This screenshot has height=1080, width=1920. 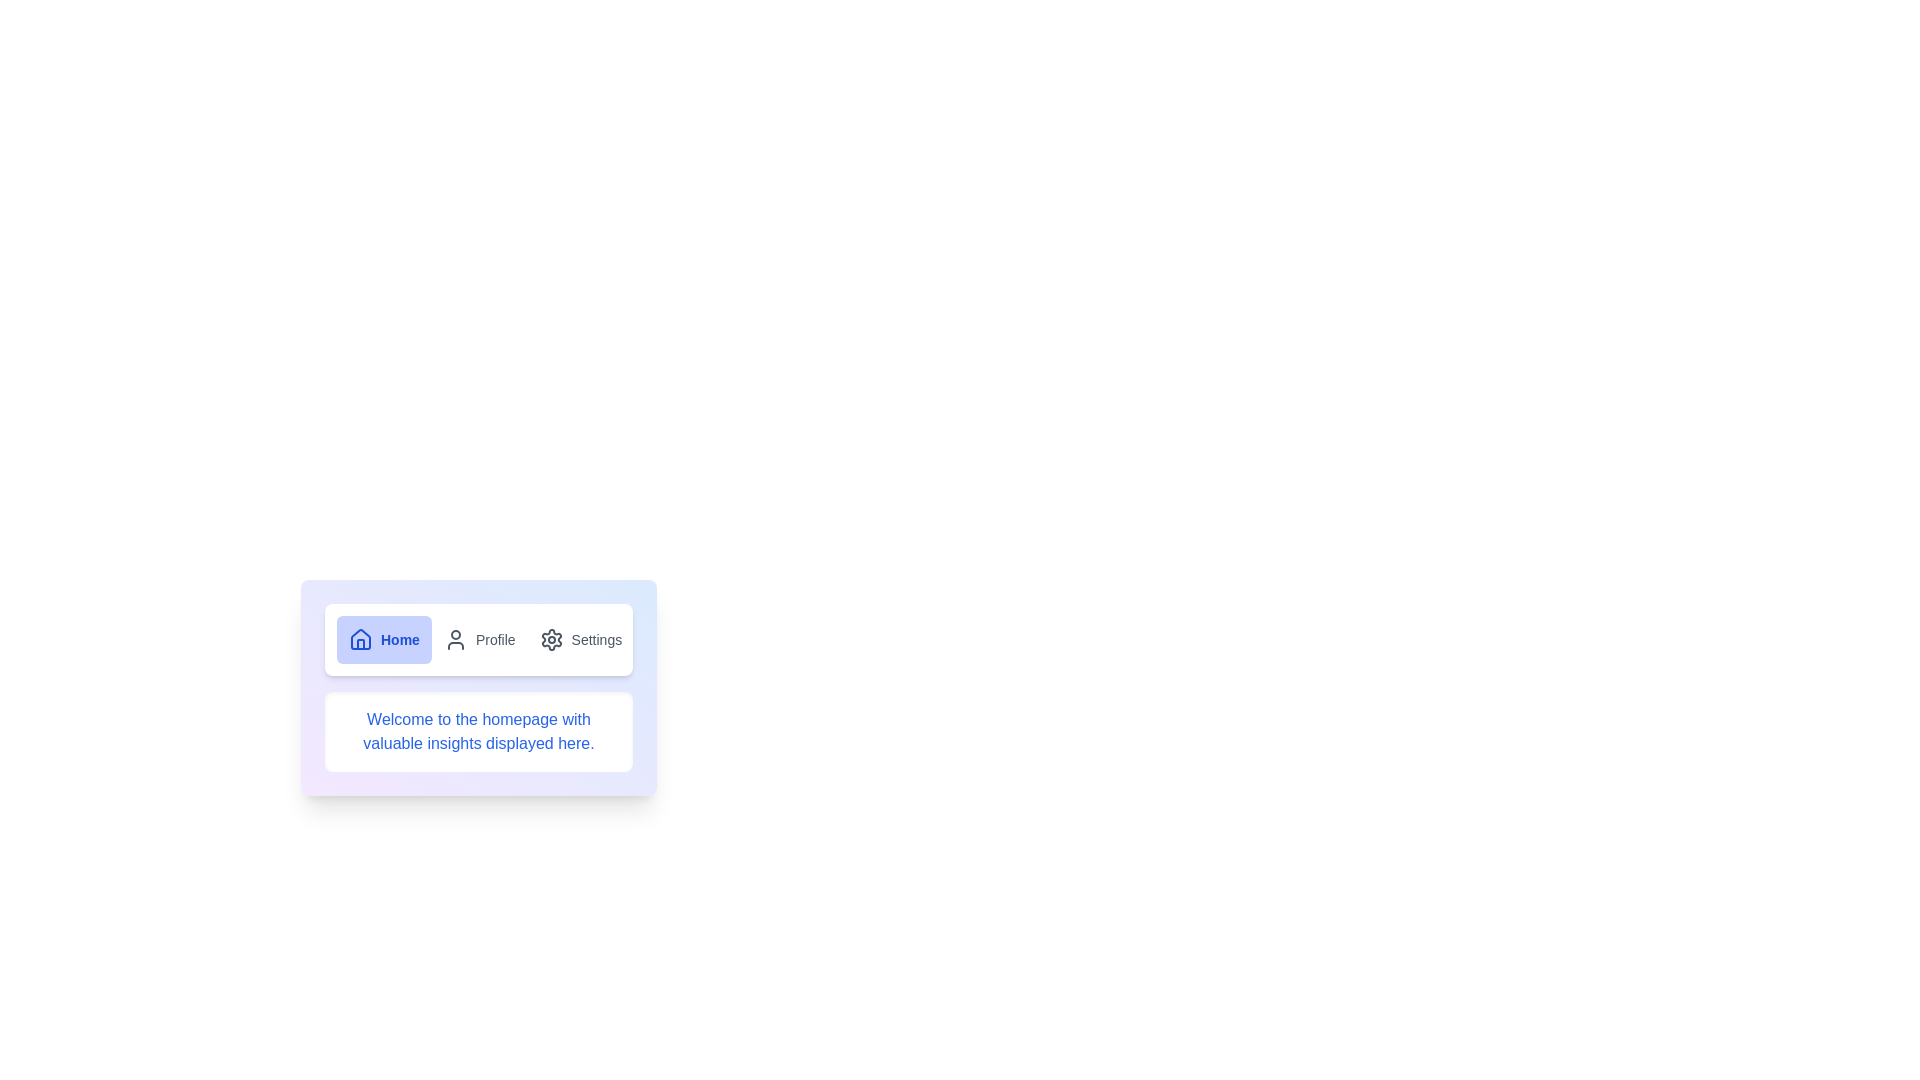 I want to click on the Home tab by clicking its button, so click(x=384, y=640).